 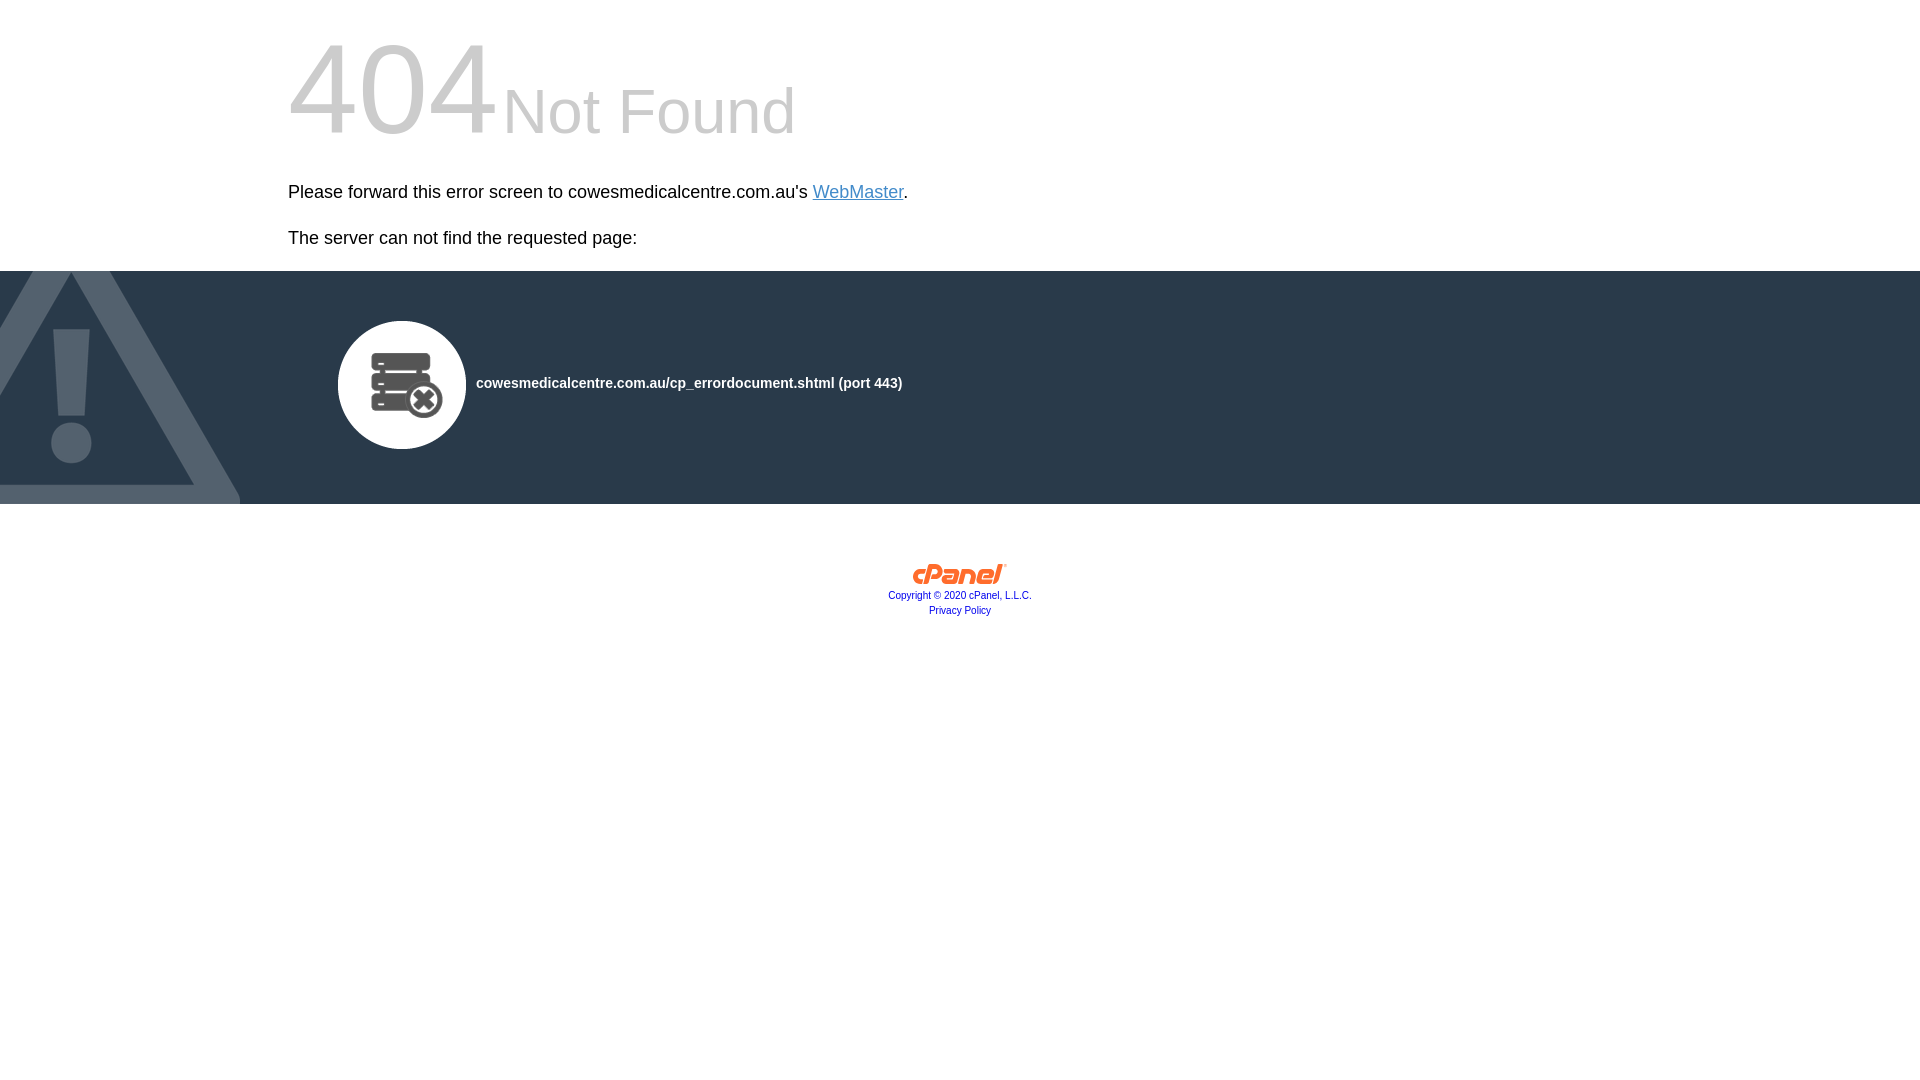 What do you see at coordinates (858, 192) in the screenshot?
I see `'WebMaster'` at bounding box center [858, 192].